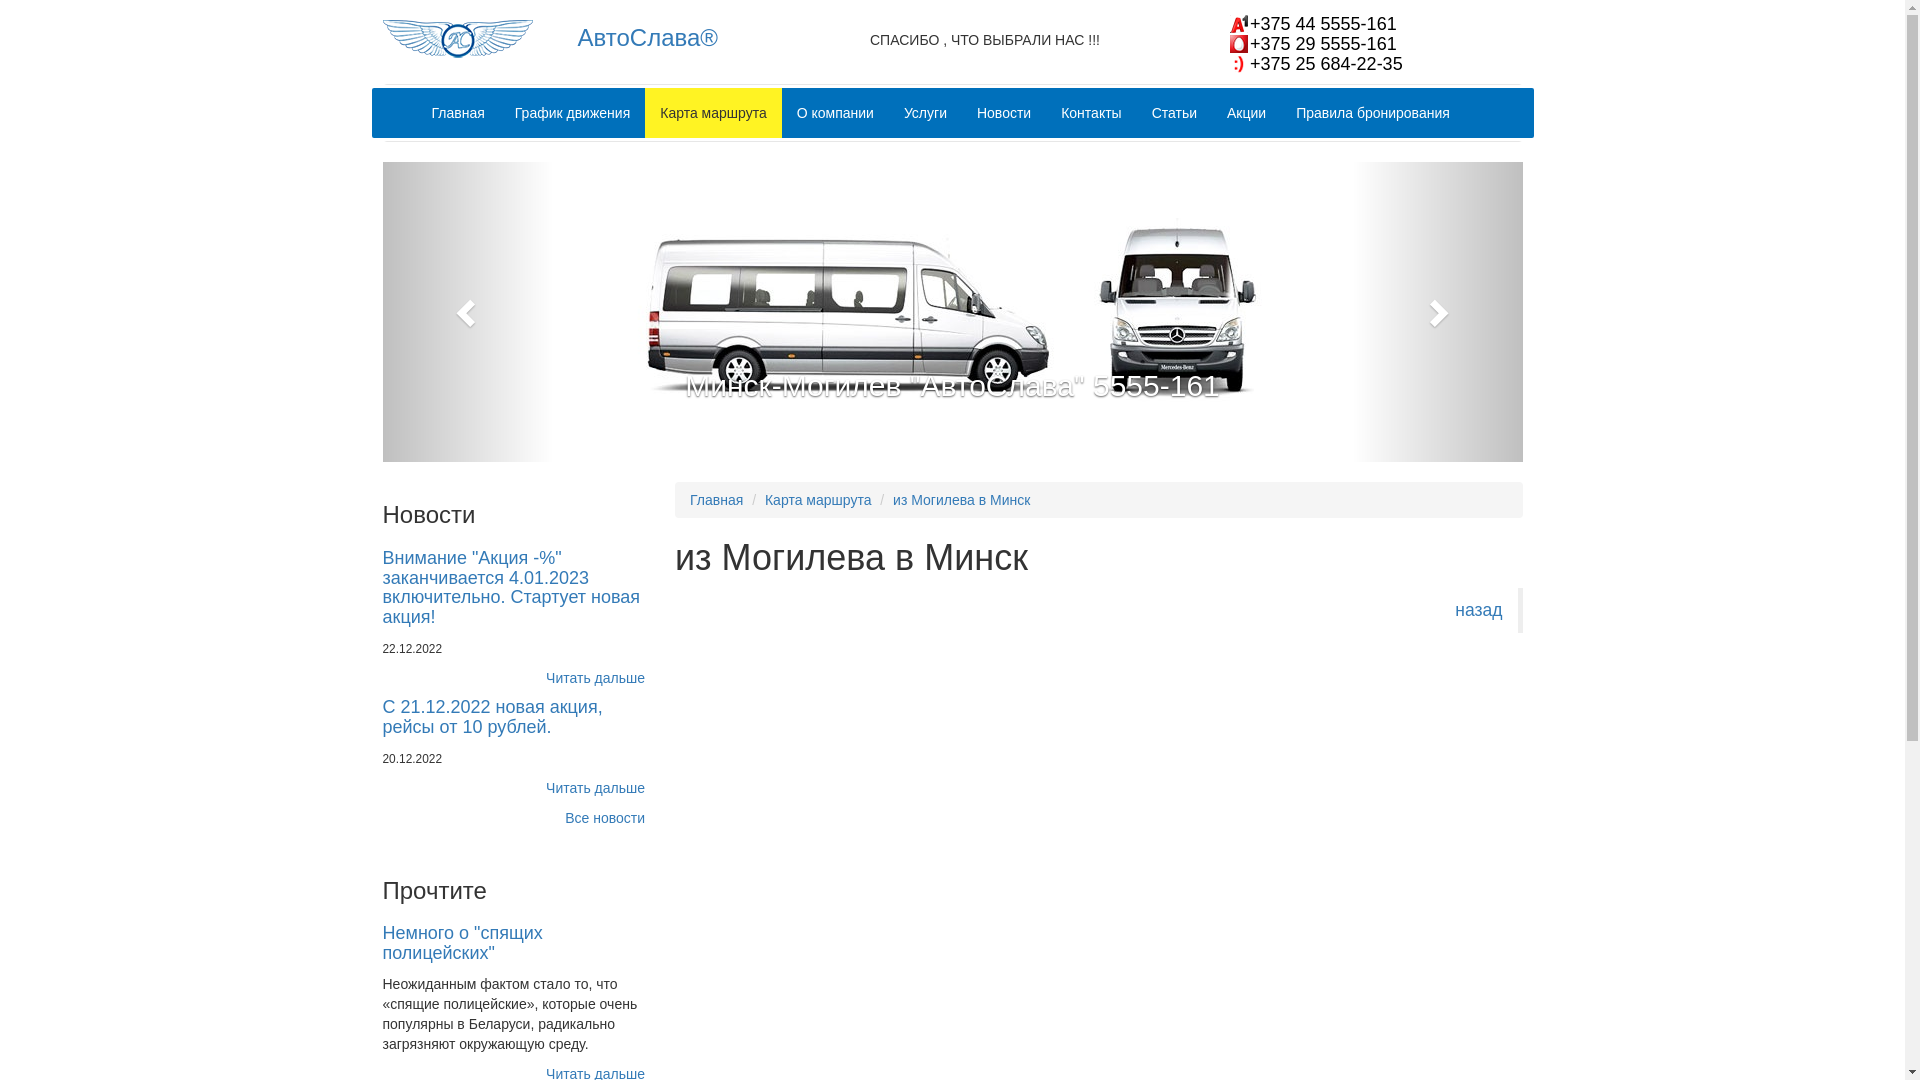 This screenshot has width=1920, height=1080. I want to click on 'Next', so click(1436, 312).